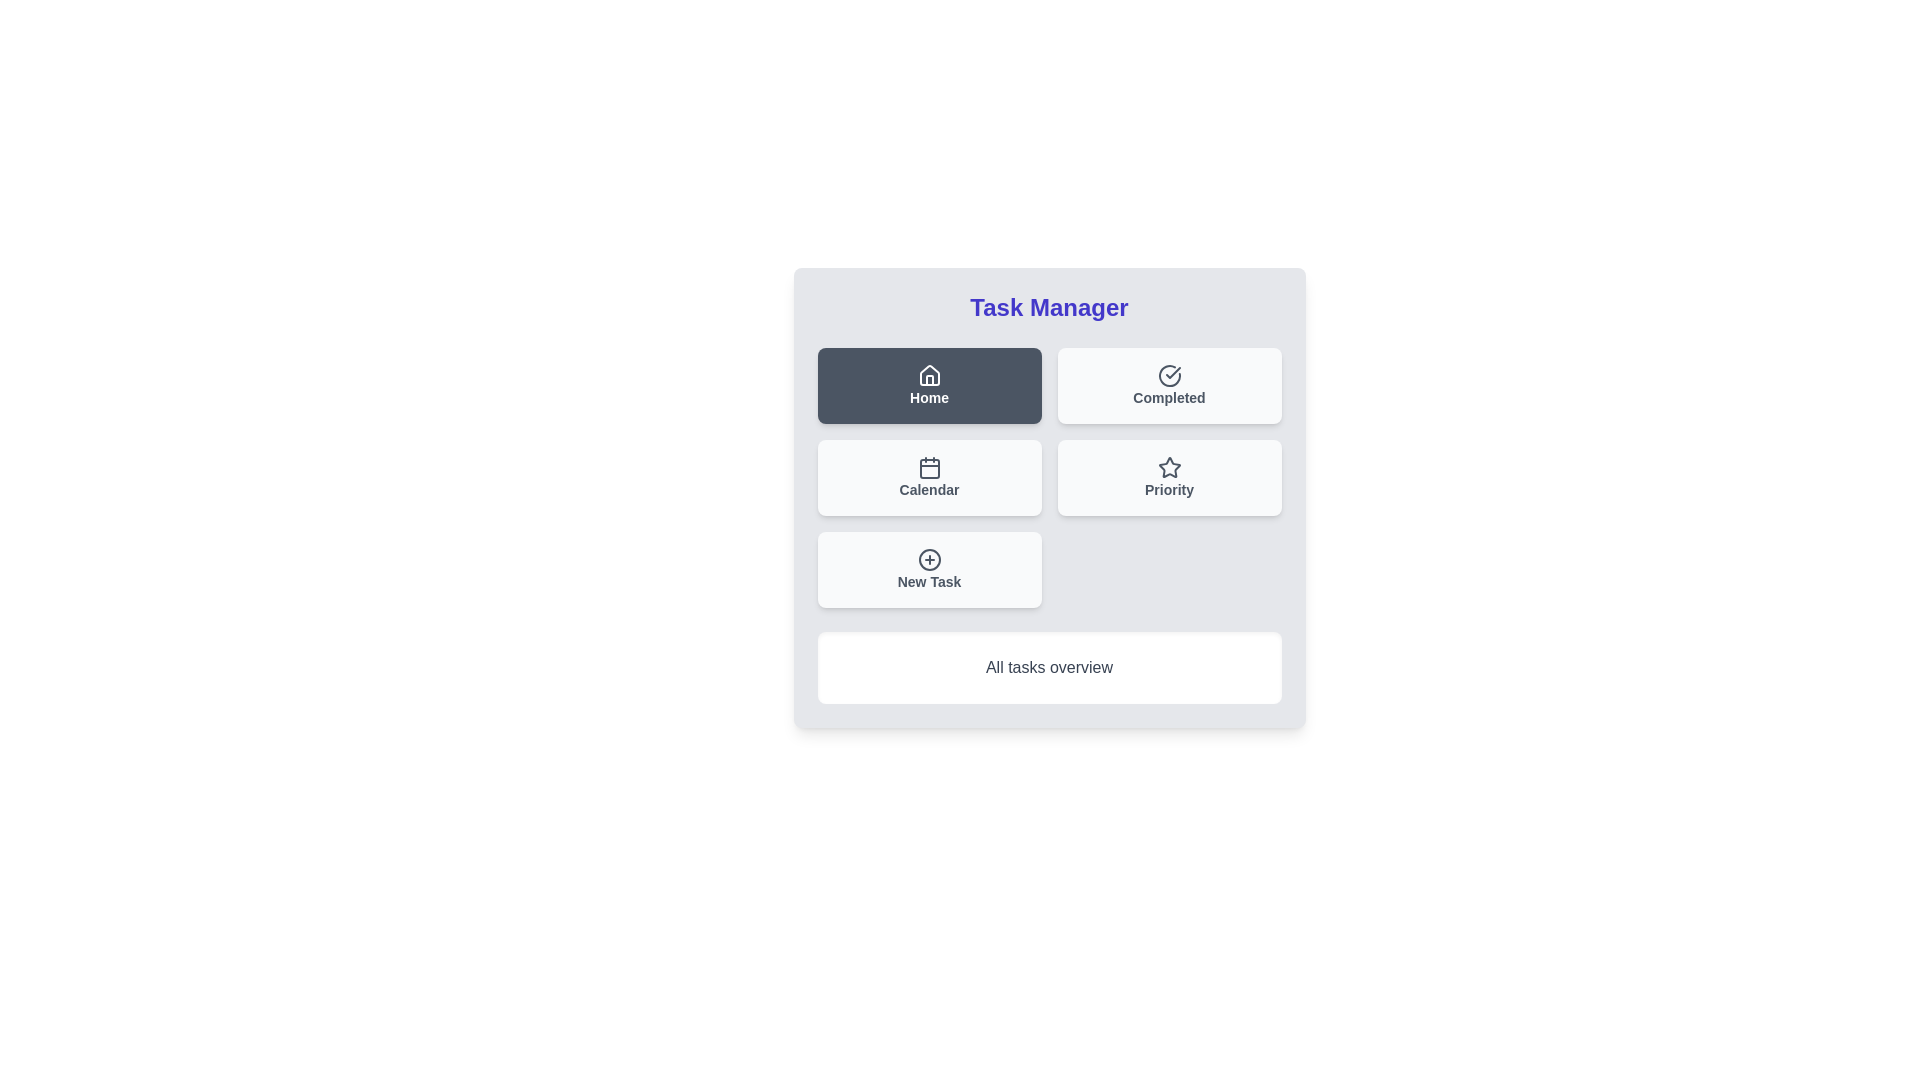  Describe the element at coordinates (928, 385) in the screenshot. I see `the 'Home' navigation button located at the top-left corner of the grid` at that location.